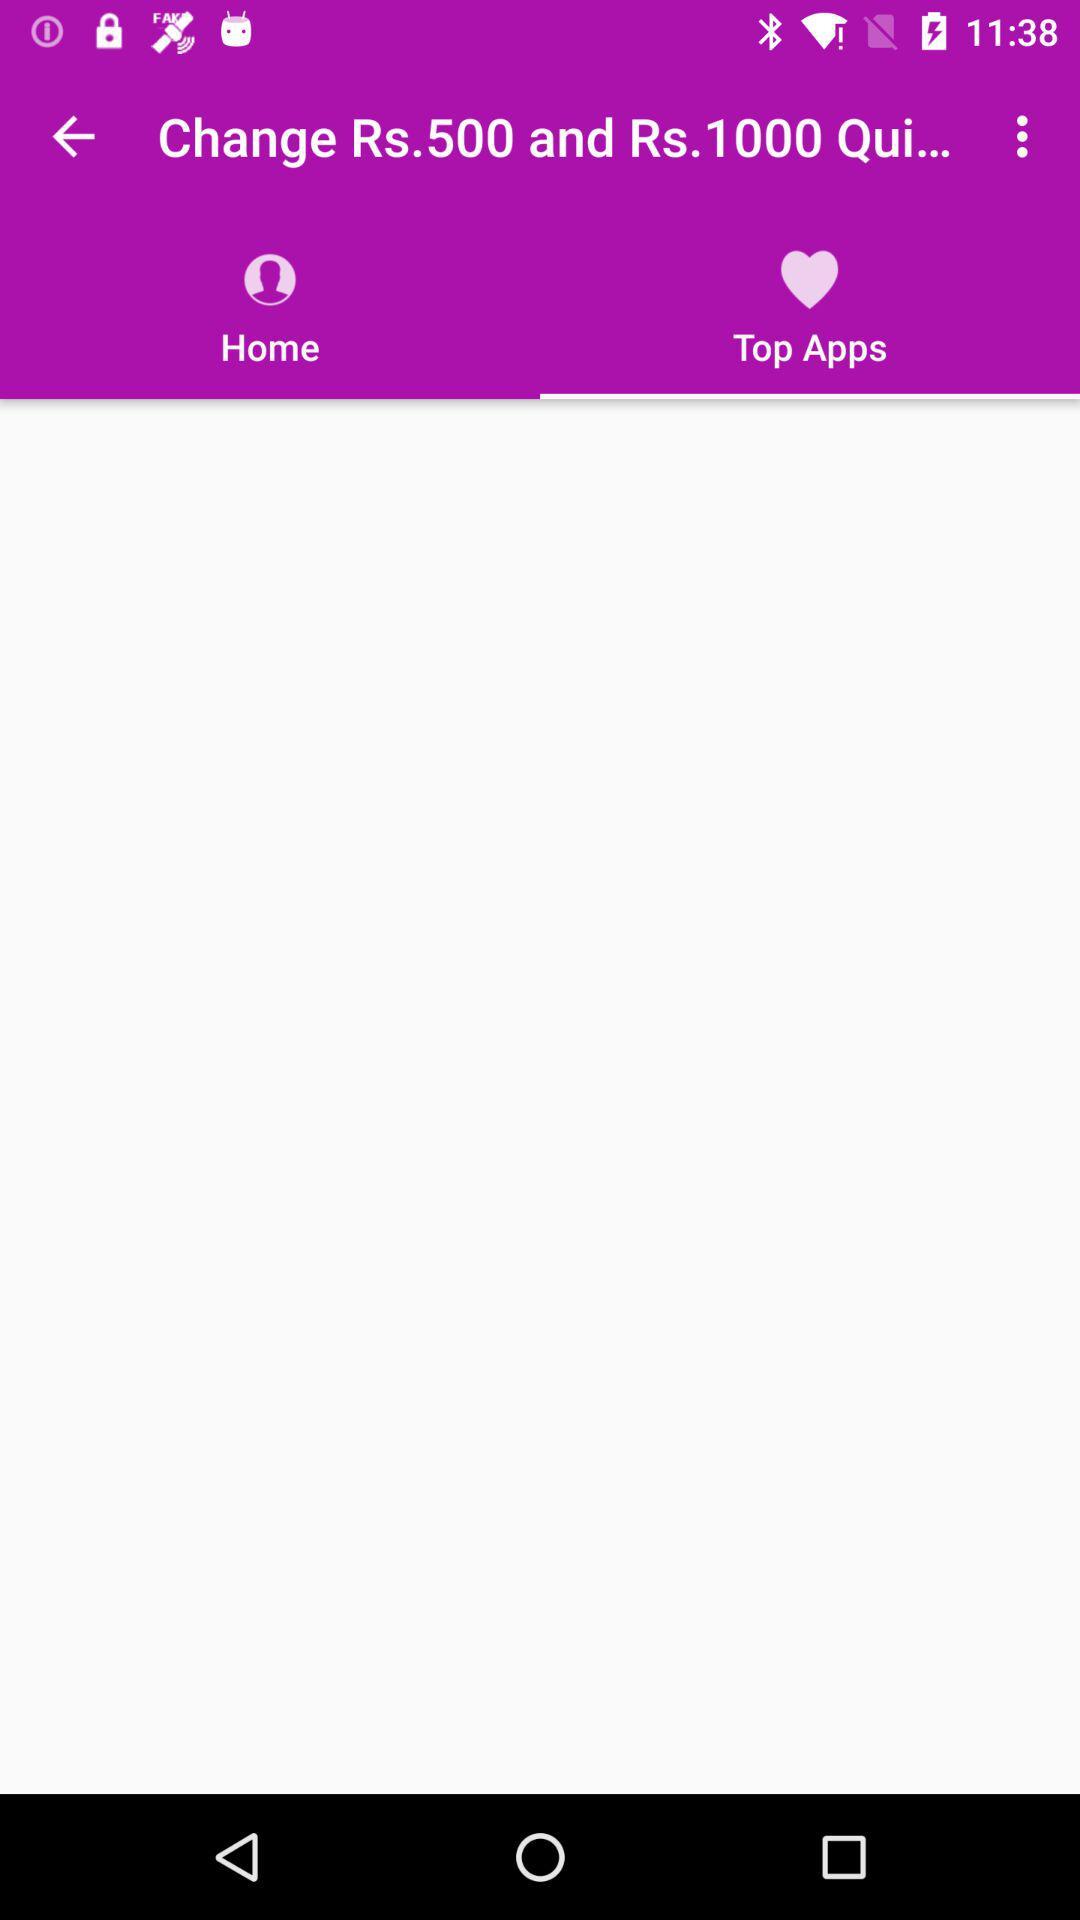  What do you see at coordinates (1027, 135) in the screenshot?
I see `app to the right of change rs 500 app` at bounding box center [1027, 135].